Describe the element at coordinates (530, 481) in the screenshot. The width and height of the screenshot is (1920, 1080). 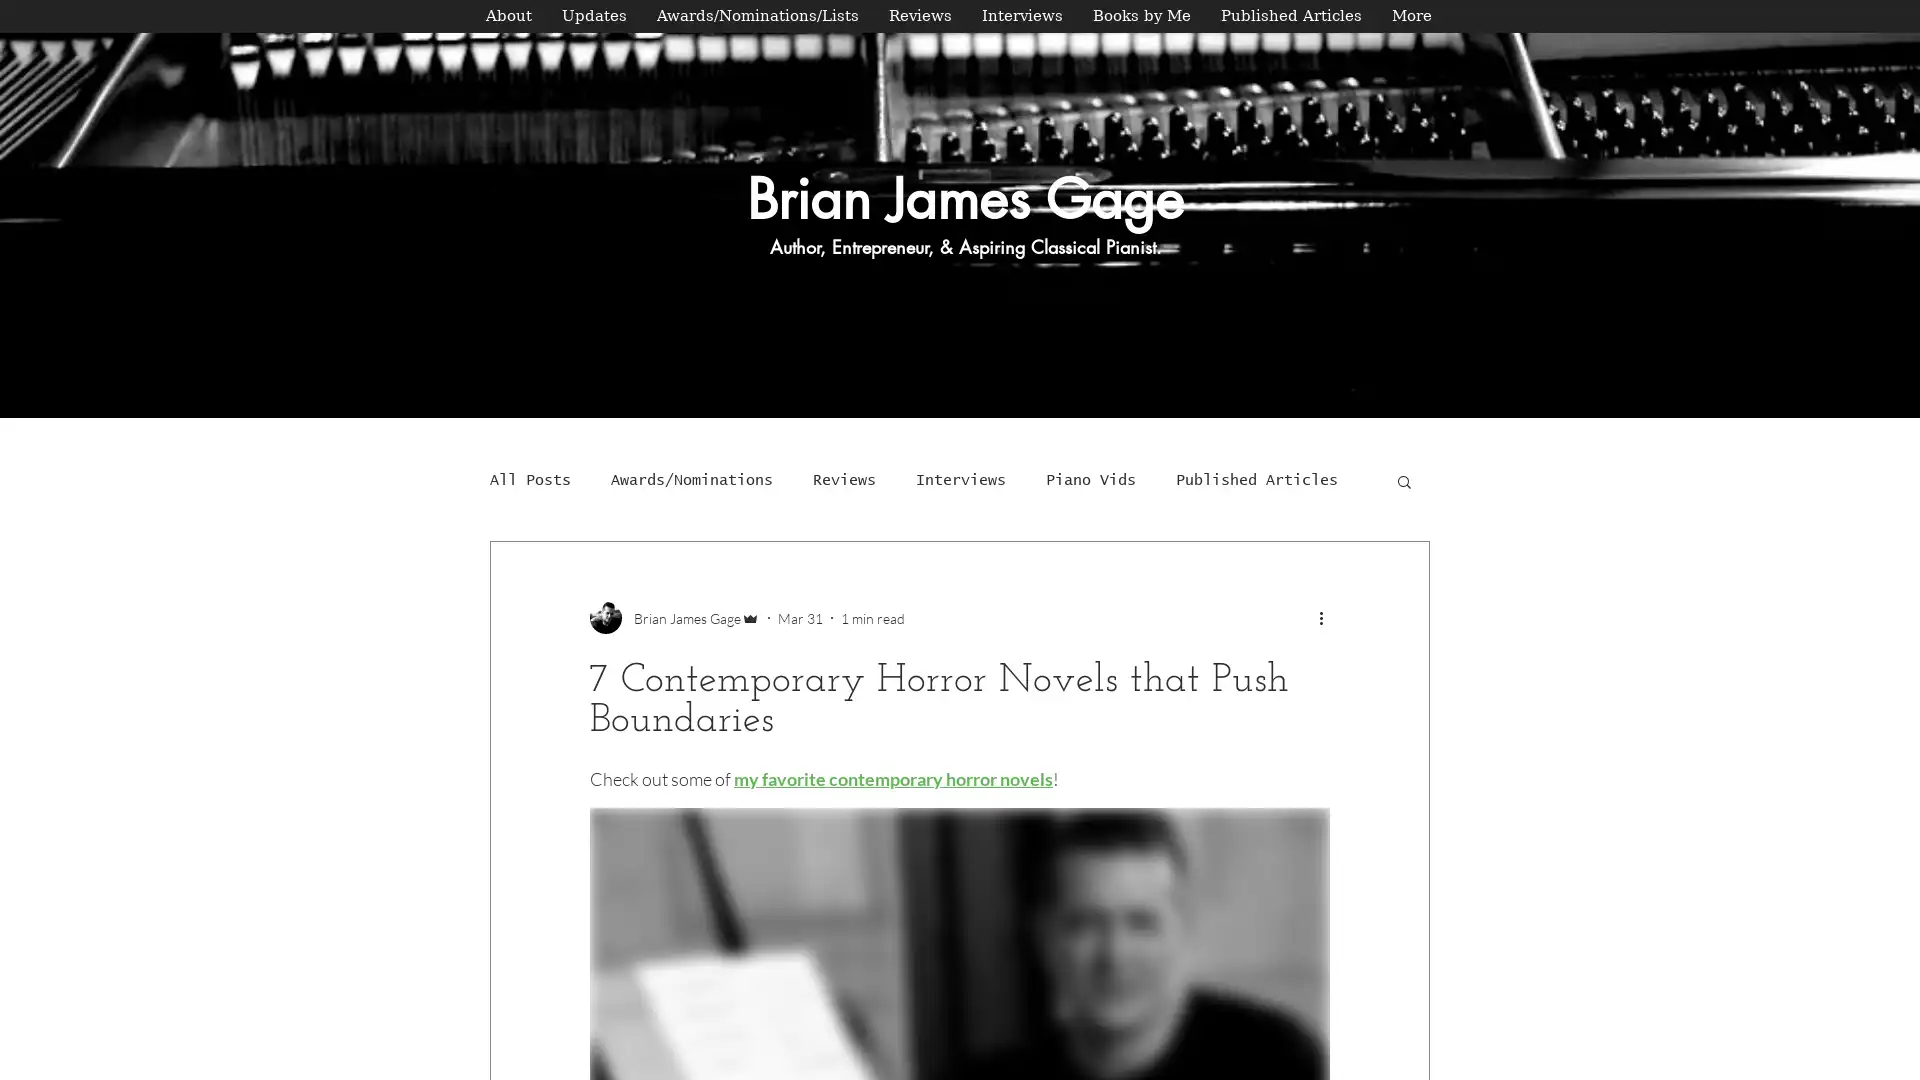
I see `All Posts` at that location.